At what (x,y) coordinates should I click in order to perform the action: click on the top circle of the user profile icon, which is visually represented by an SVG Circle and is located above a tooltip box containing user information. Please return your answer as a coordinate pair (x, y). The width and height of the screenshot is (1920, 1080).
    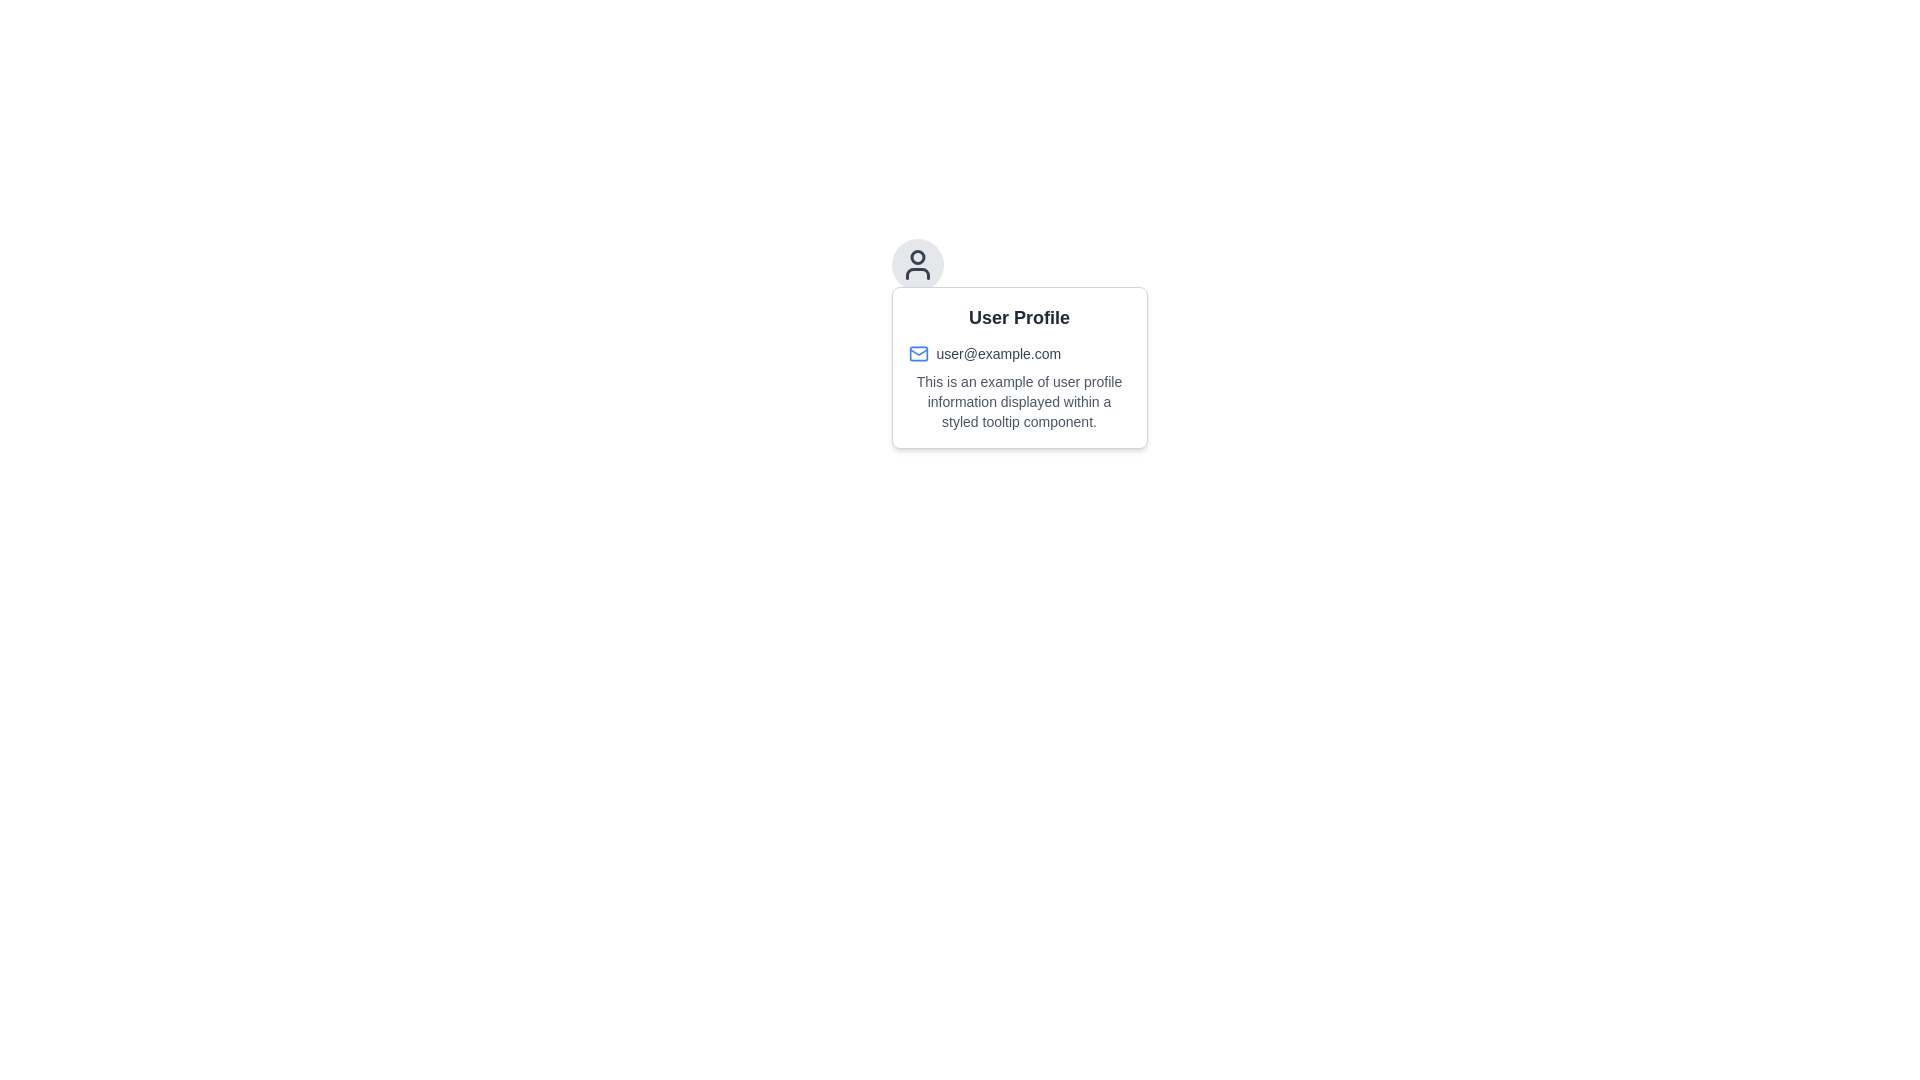
    Looking at the image, I should click on (916, 256).